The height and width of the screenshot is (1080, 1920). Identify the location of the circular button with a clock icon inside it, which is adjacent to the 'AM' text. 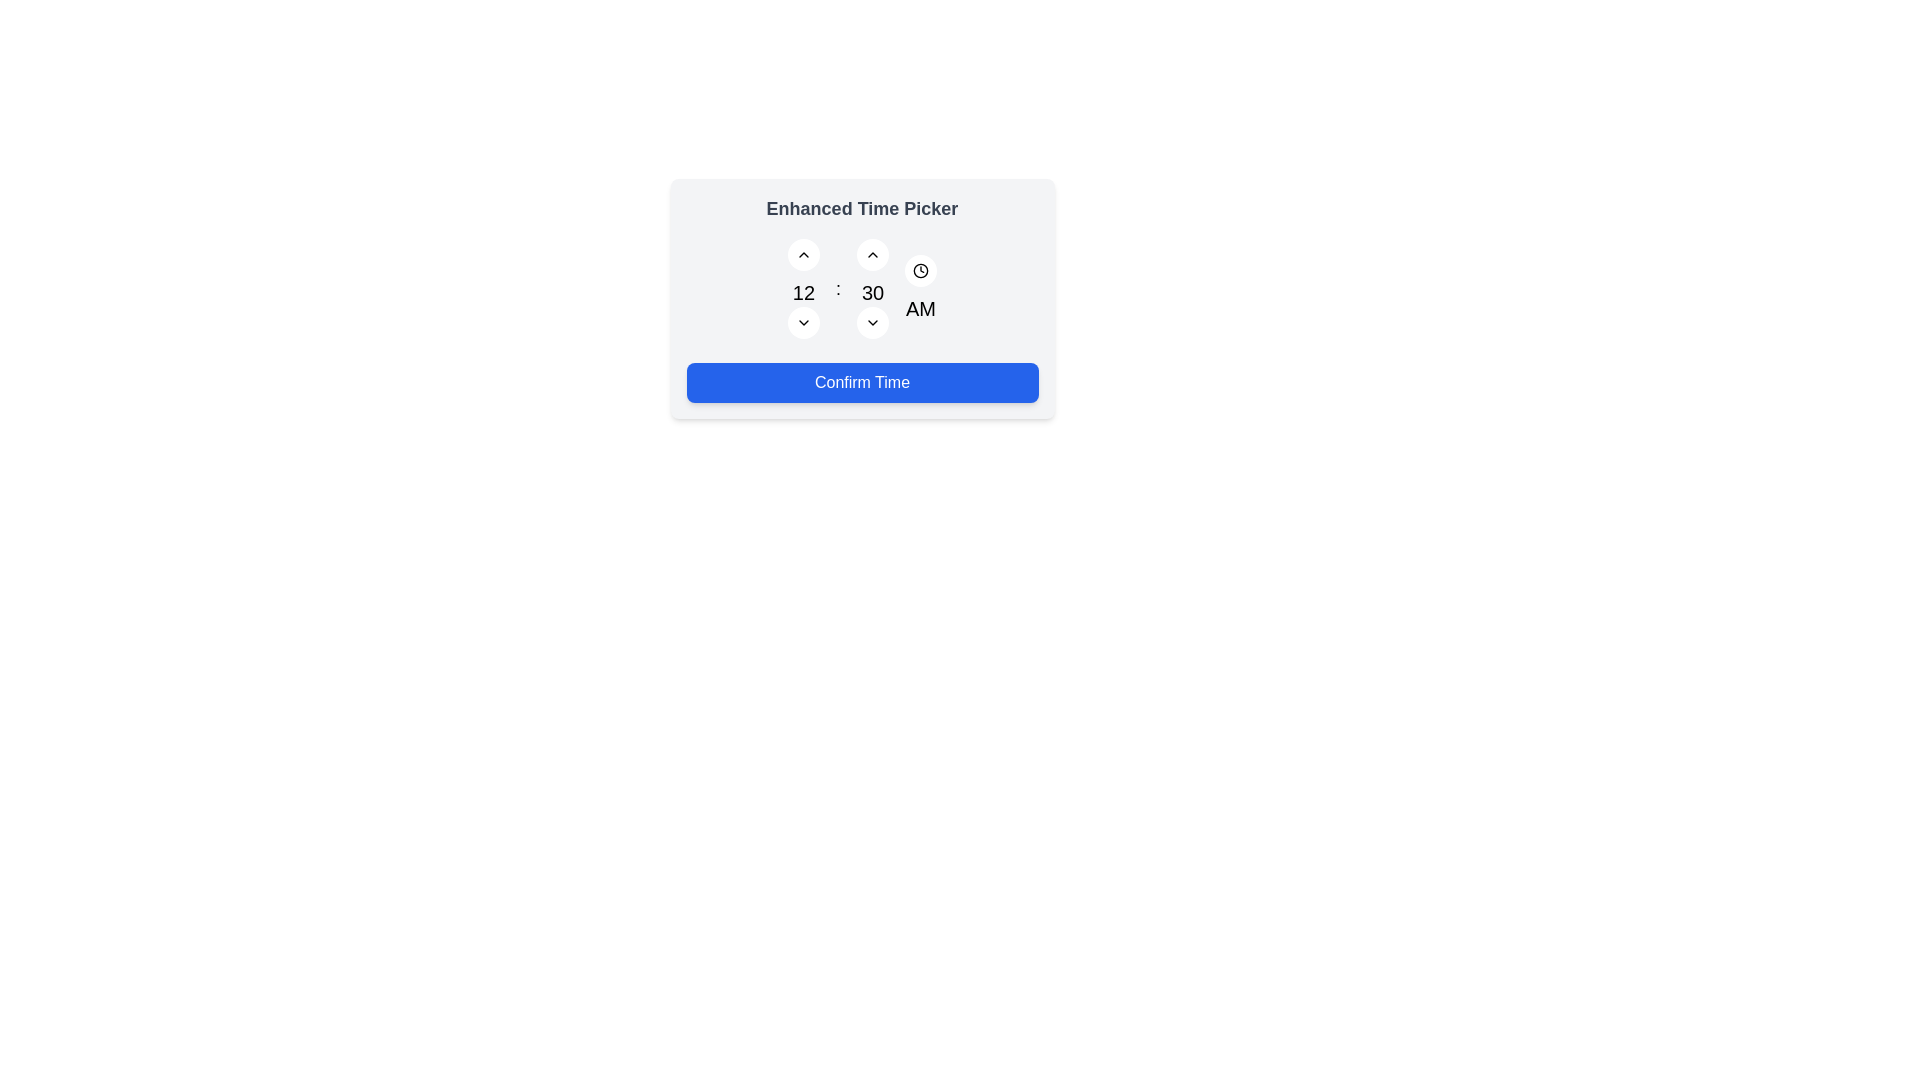
(920, 270).